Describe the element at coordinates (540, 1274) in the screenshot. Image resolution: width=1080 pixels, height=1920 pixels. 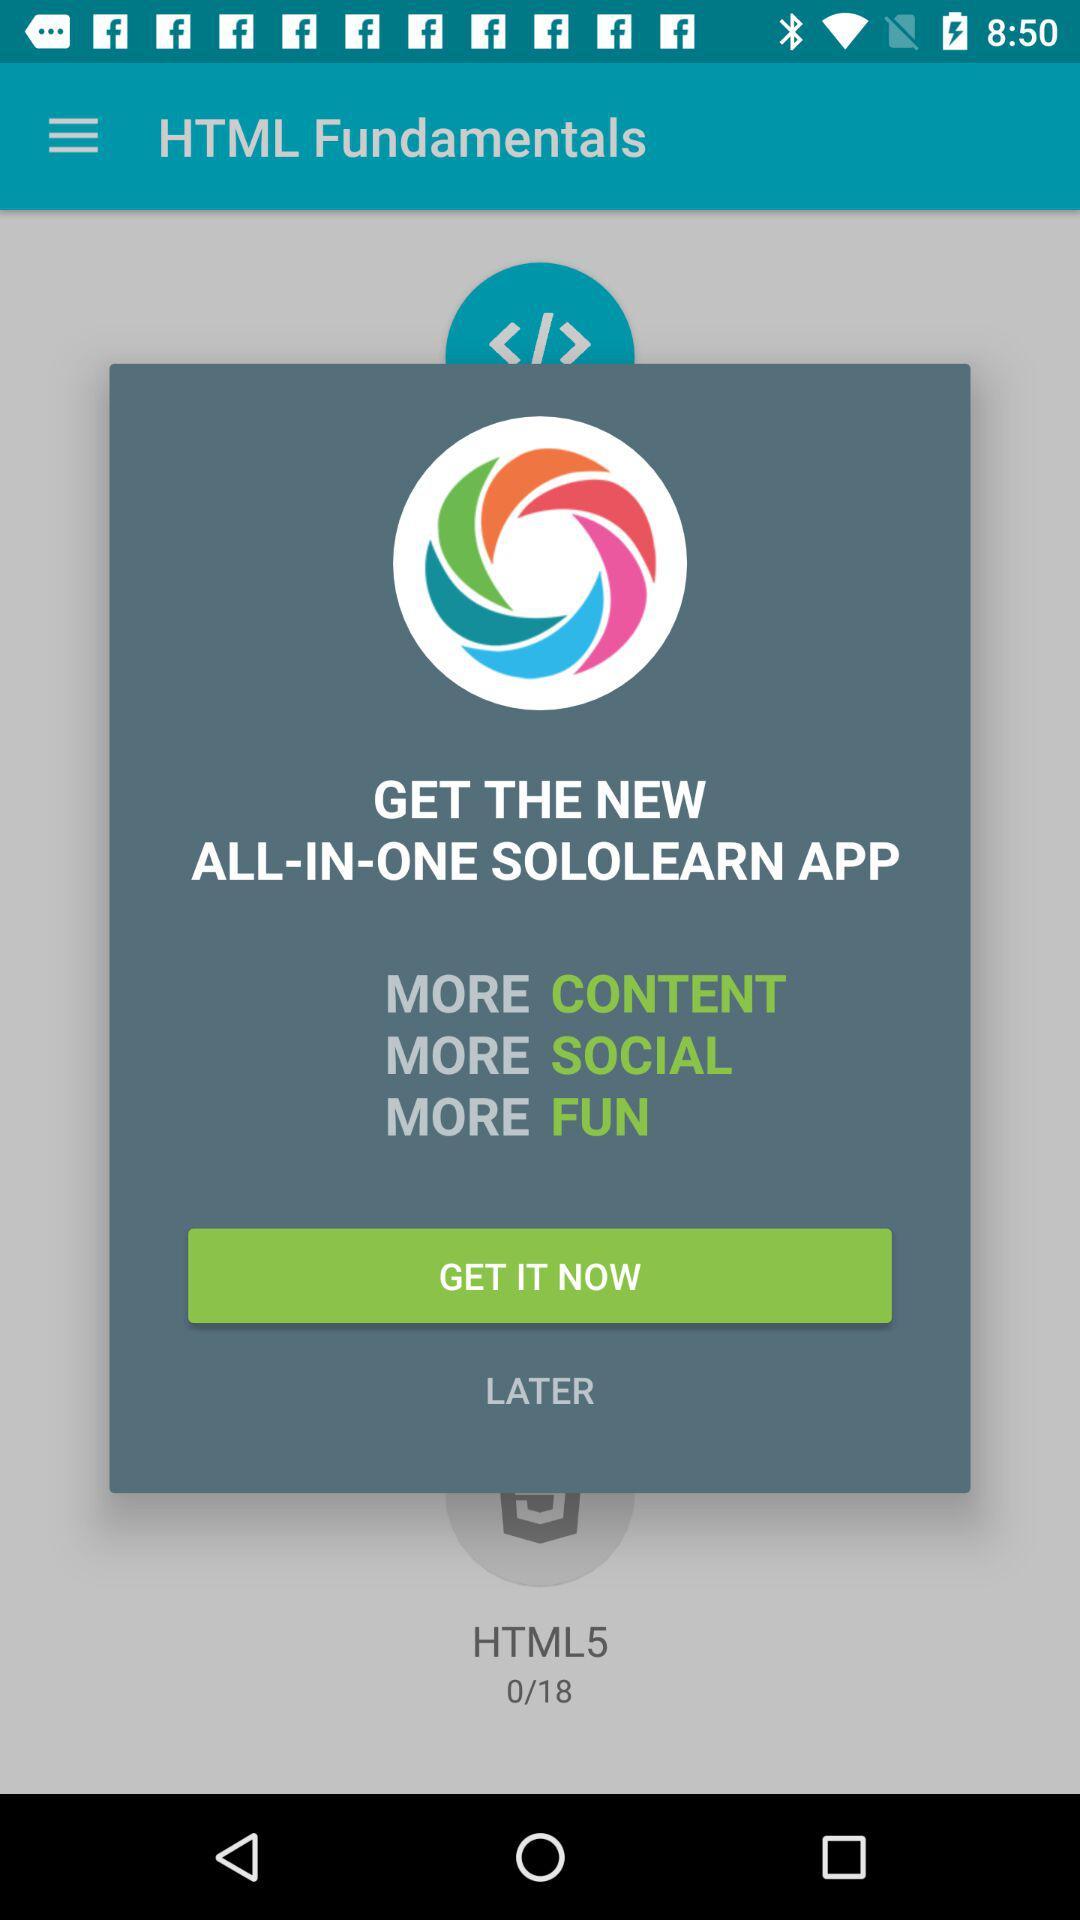
I see `get it now icon` at that location.